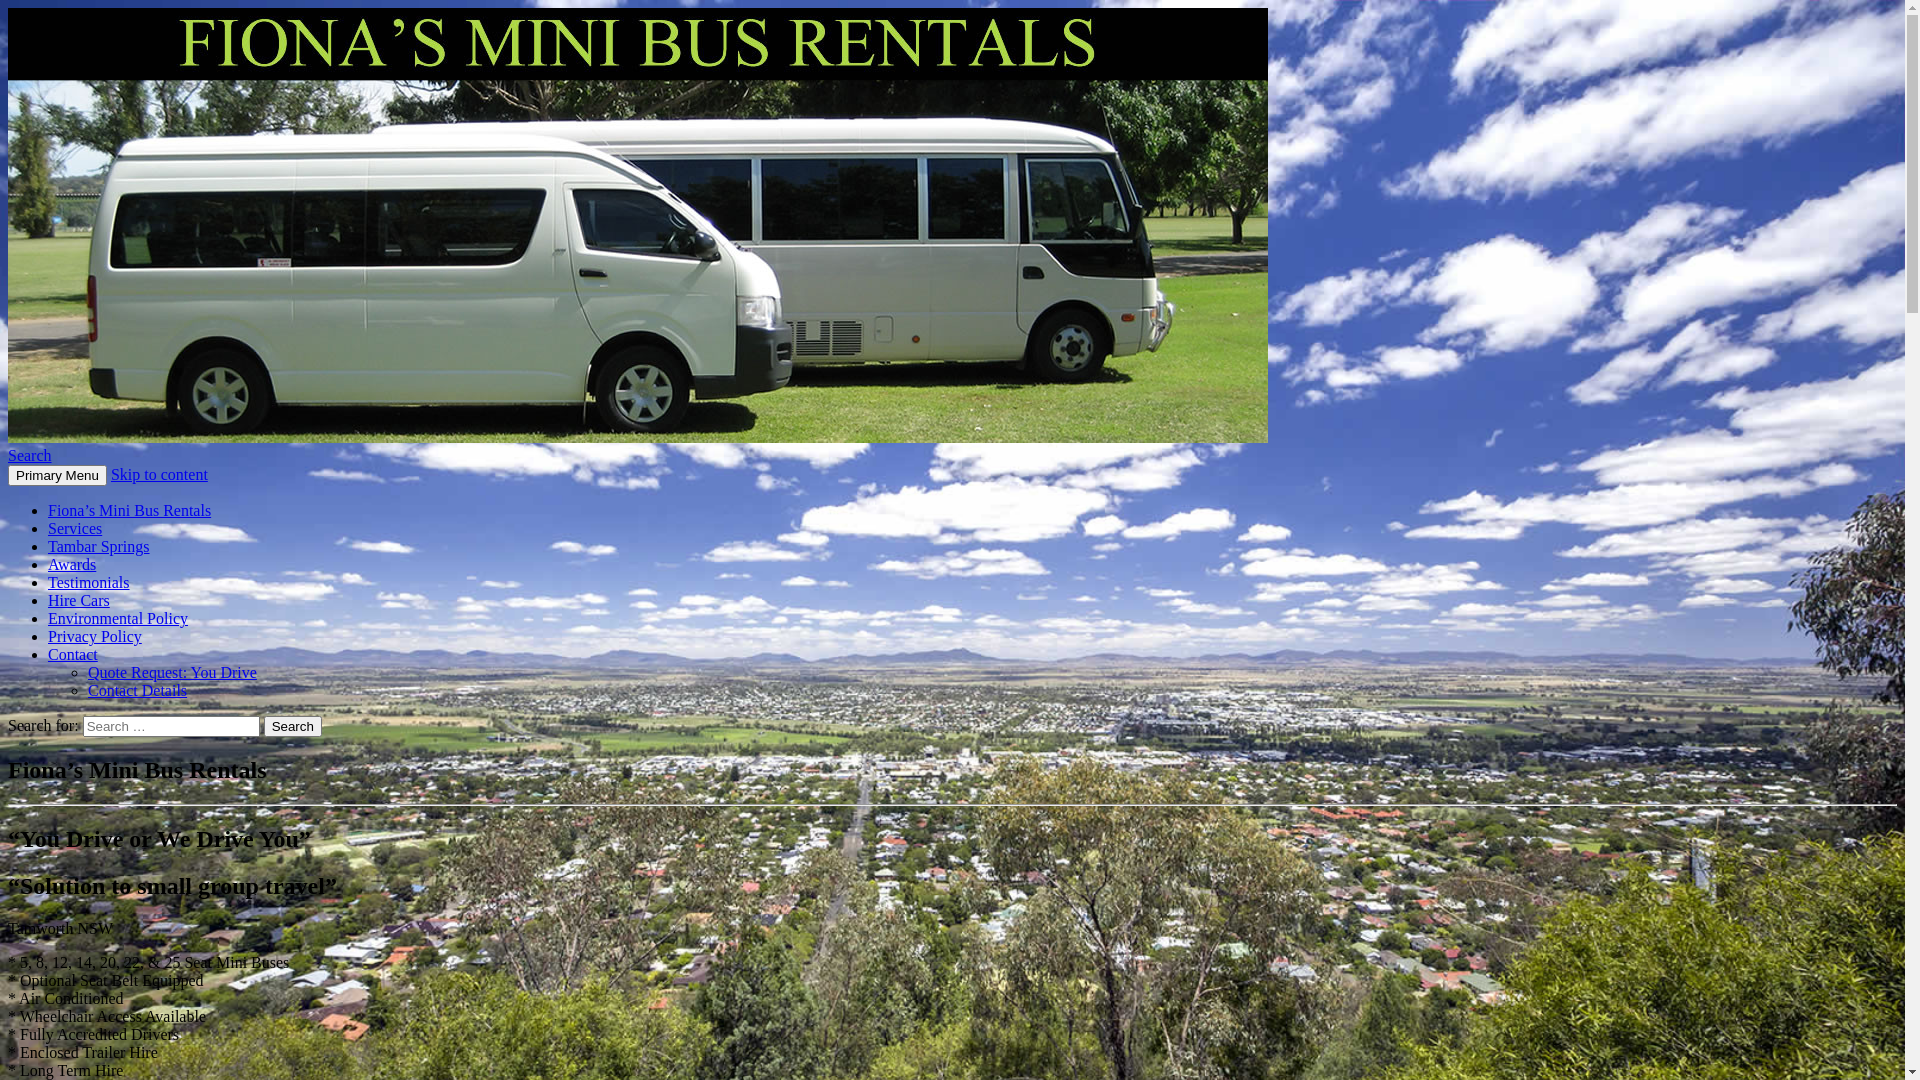  I want to click on 'Testimonials', so click(88, 582).